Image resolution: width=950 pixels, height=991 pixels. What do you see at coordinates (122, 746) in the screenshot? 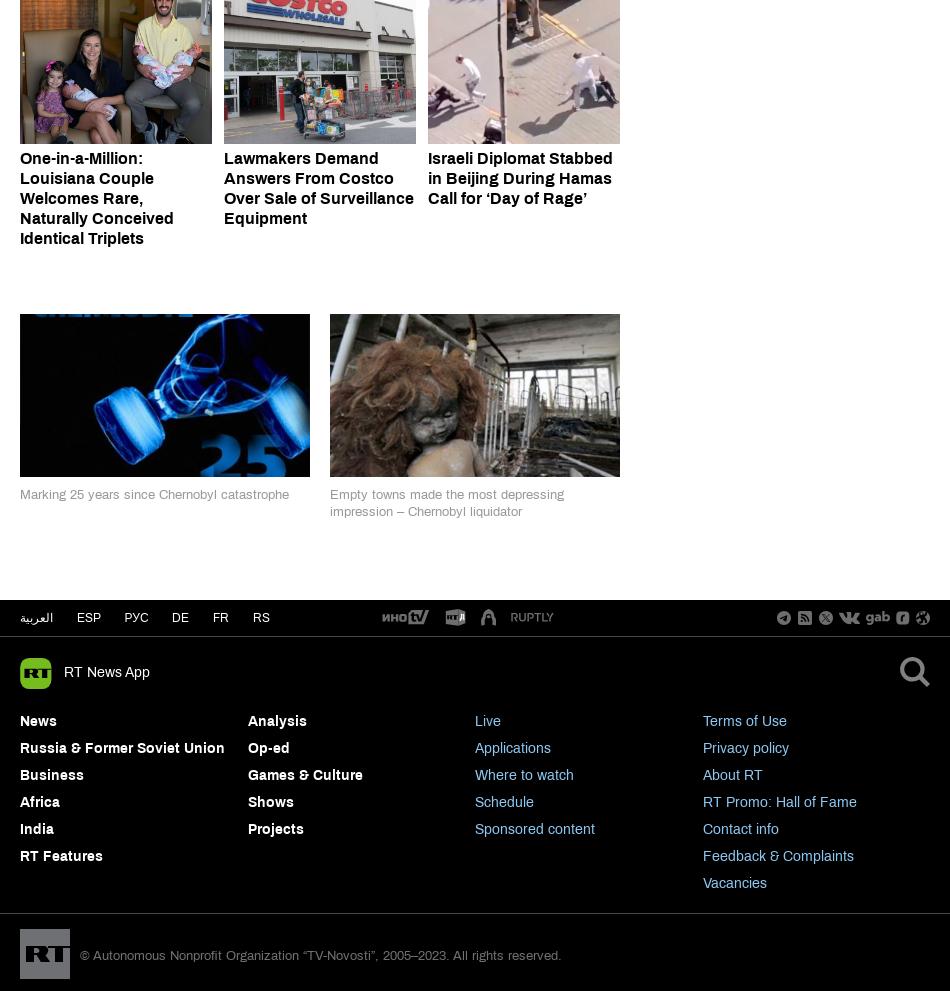
I see `'Russia & Former Soviet Union'` at bounding box center [122, 746].